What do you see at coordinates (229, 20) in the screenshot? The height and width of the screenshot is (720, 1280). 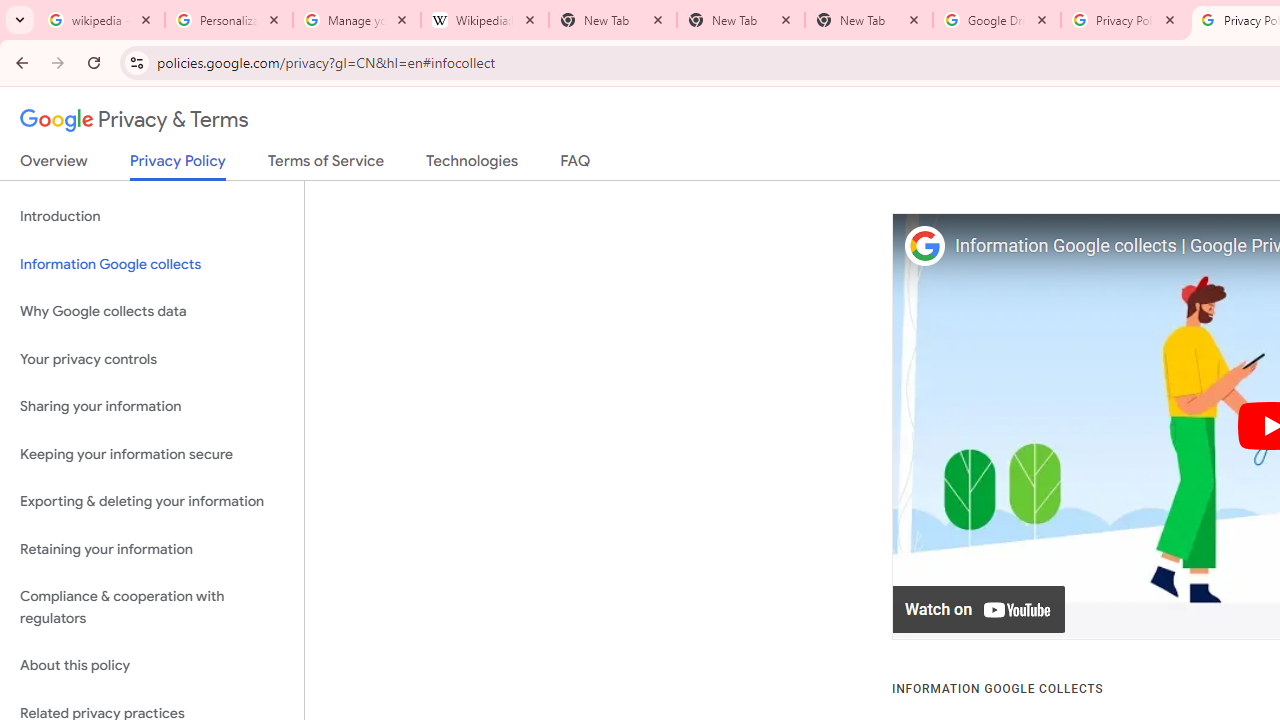 I see `'Personalization & Google Search results - Google Search Help'` at bounding box center [229, 20].